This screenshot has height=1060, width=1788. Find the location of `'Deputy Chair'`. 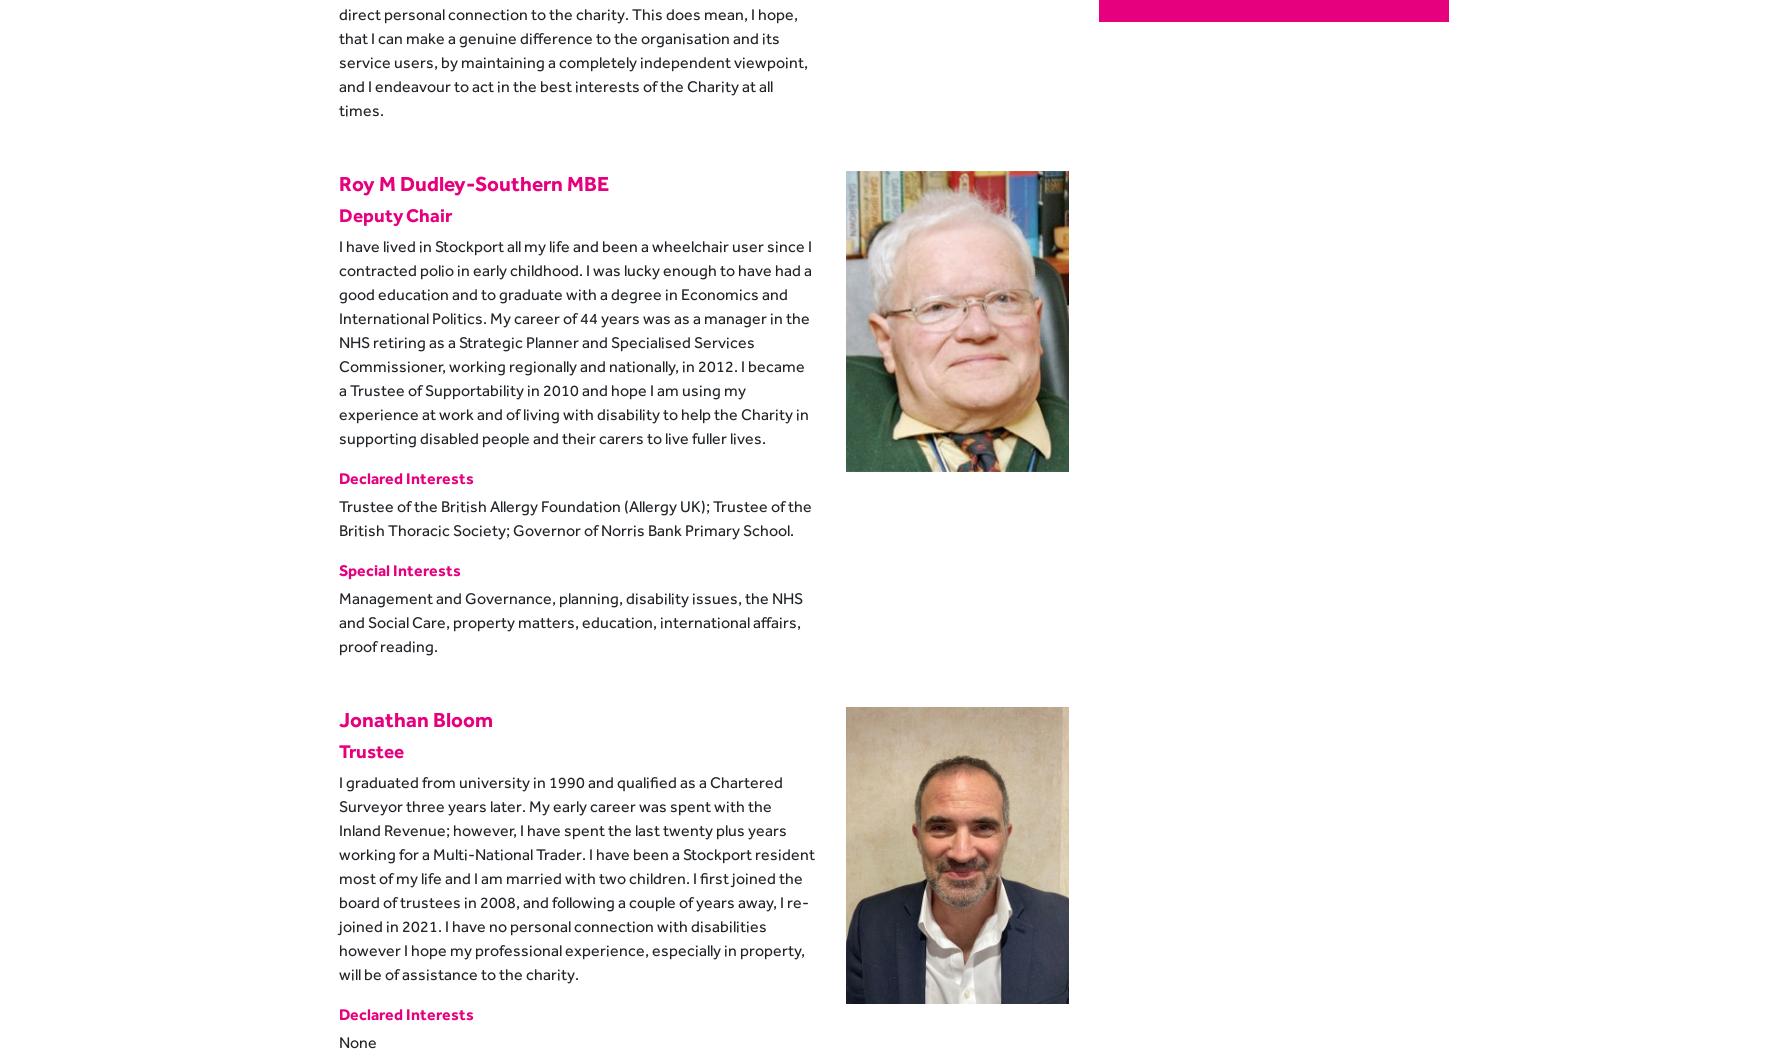

'Deputy Chair' is located at coordinates (394, 213).